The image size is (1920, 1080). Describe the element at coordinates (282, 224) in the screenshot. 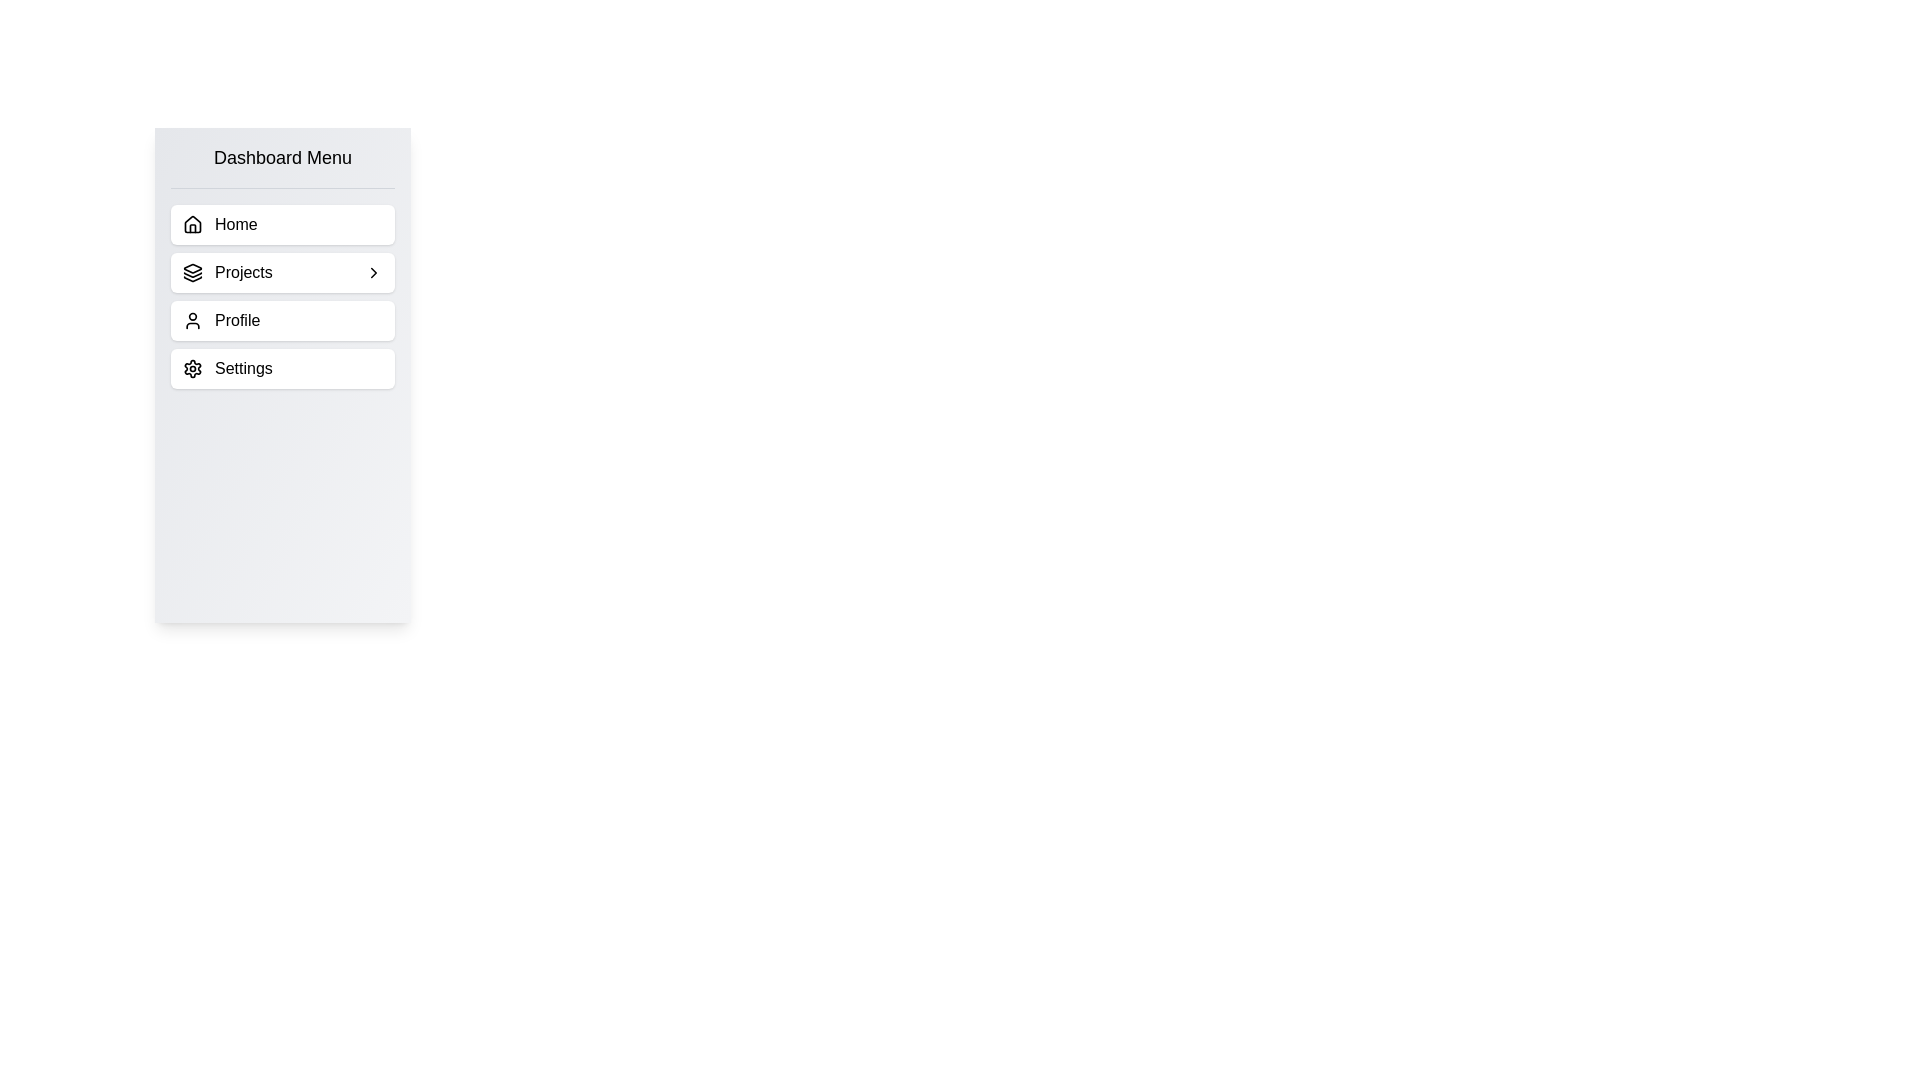

I see `the 'Home' button located at the top of the 'Dashboard Menu' section for keyboard accessibility` at that location.